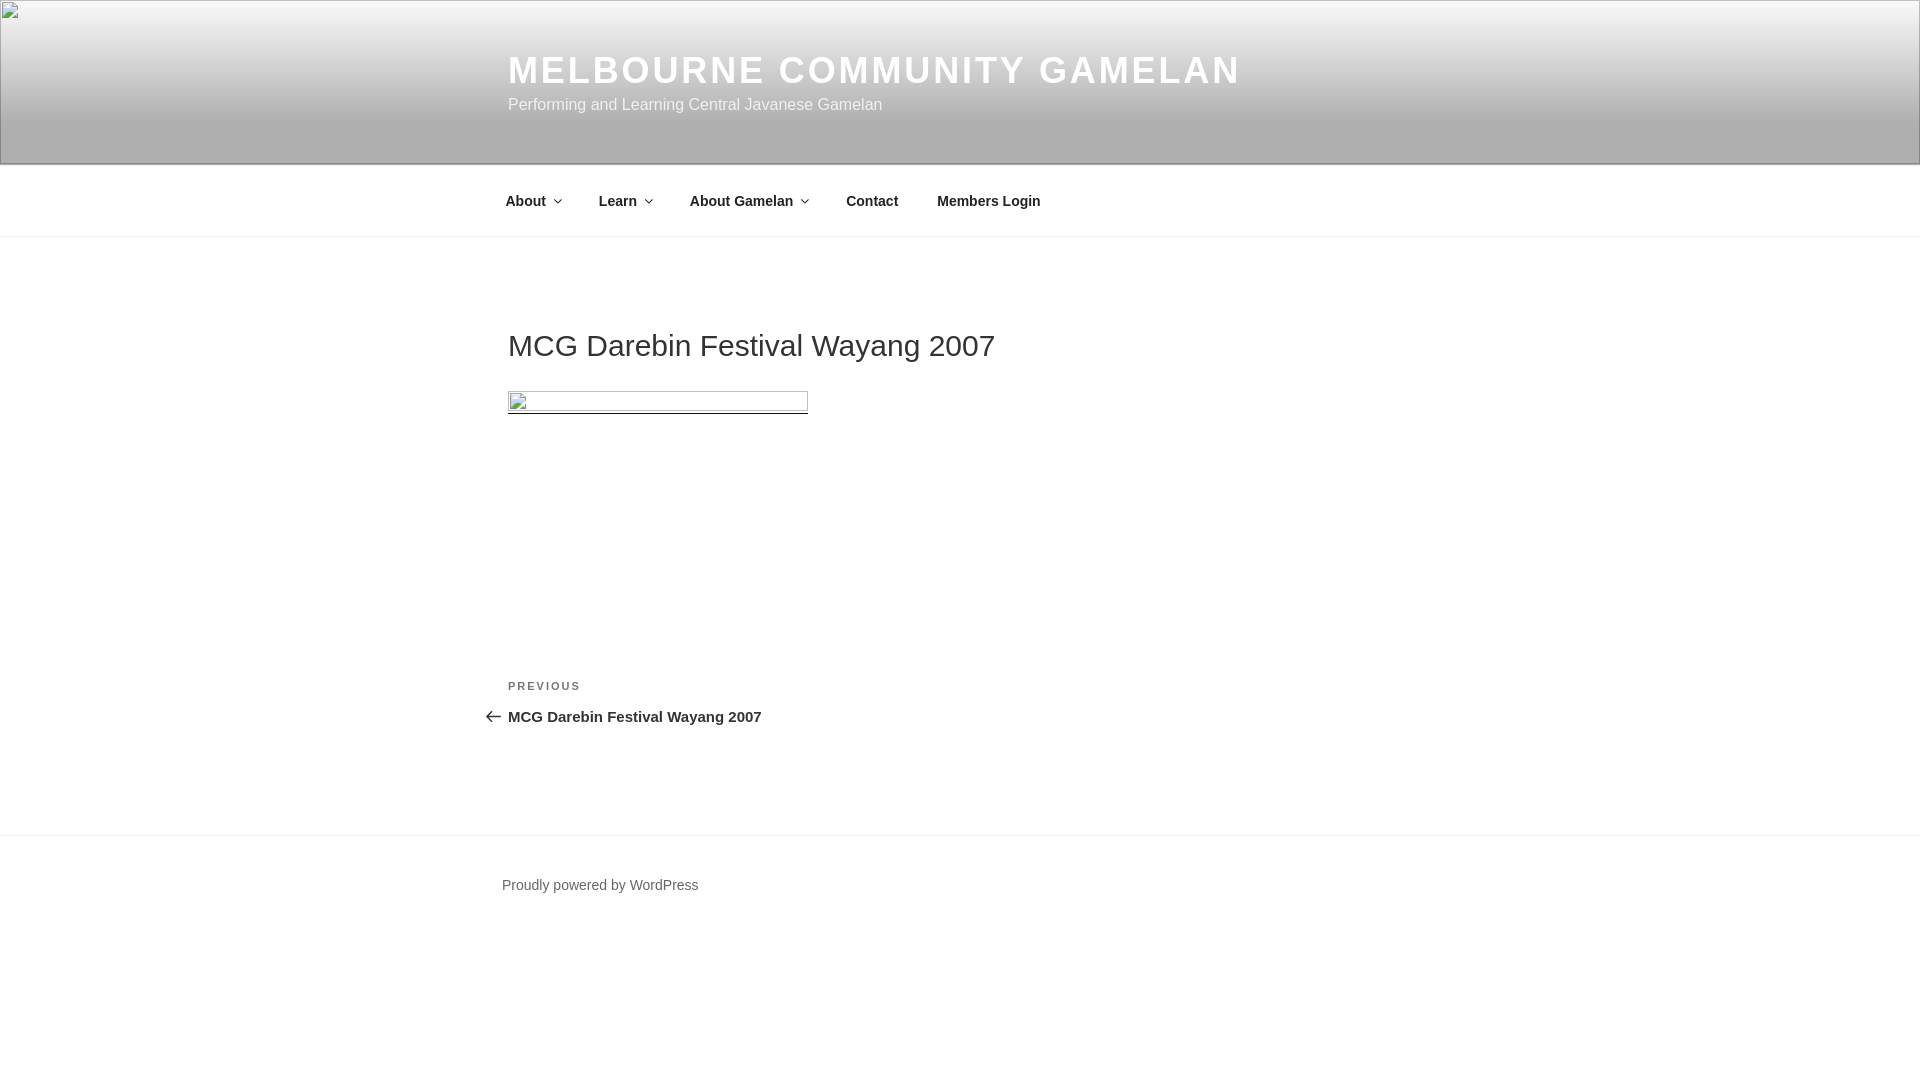  I want to click on 'Learn', so click(623, 200).